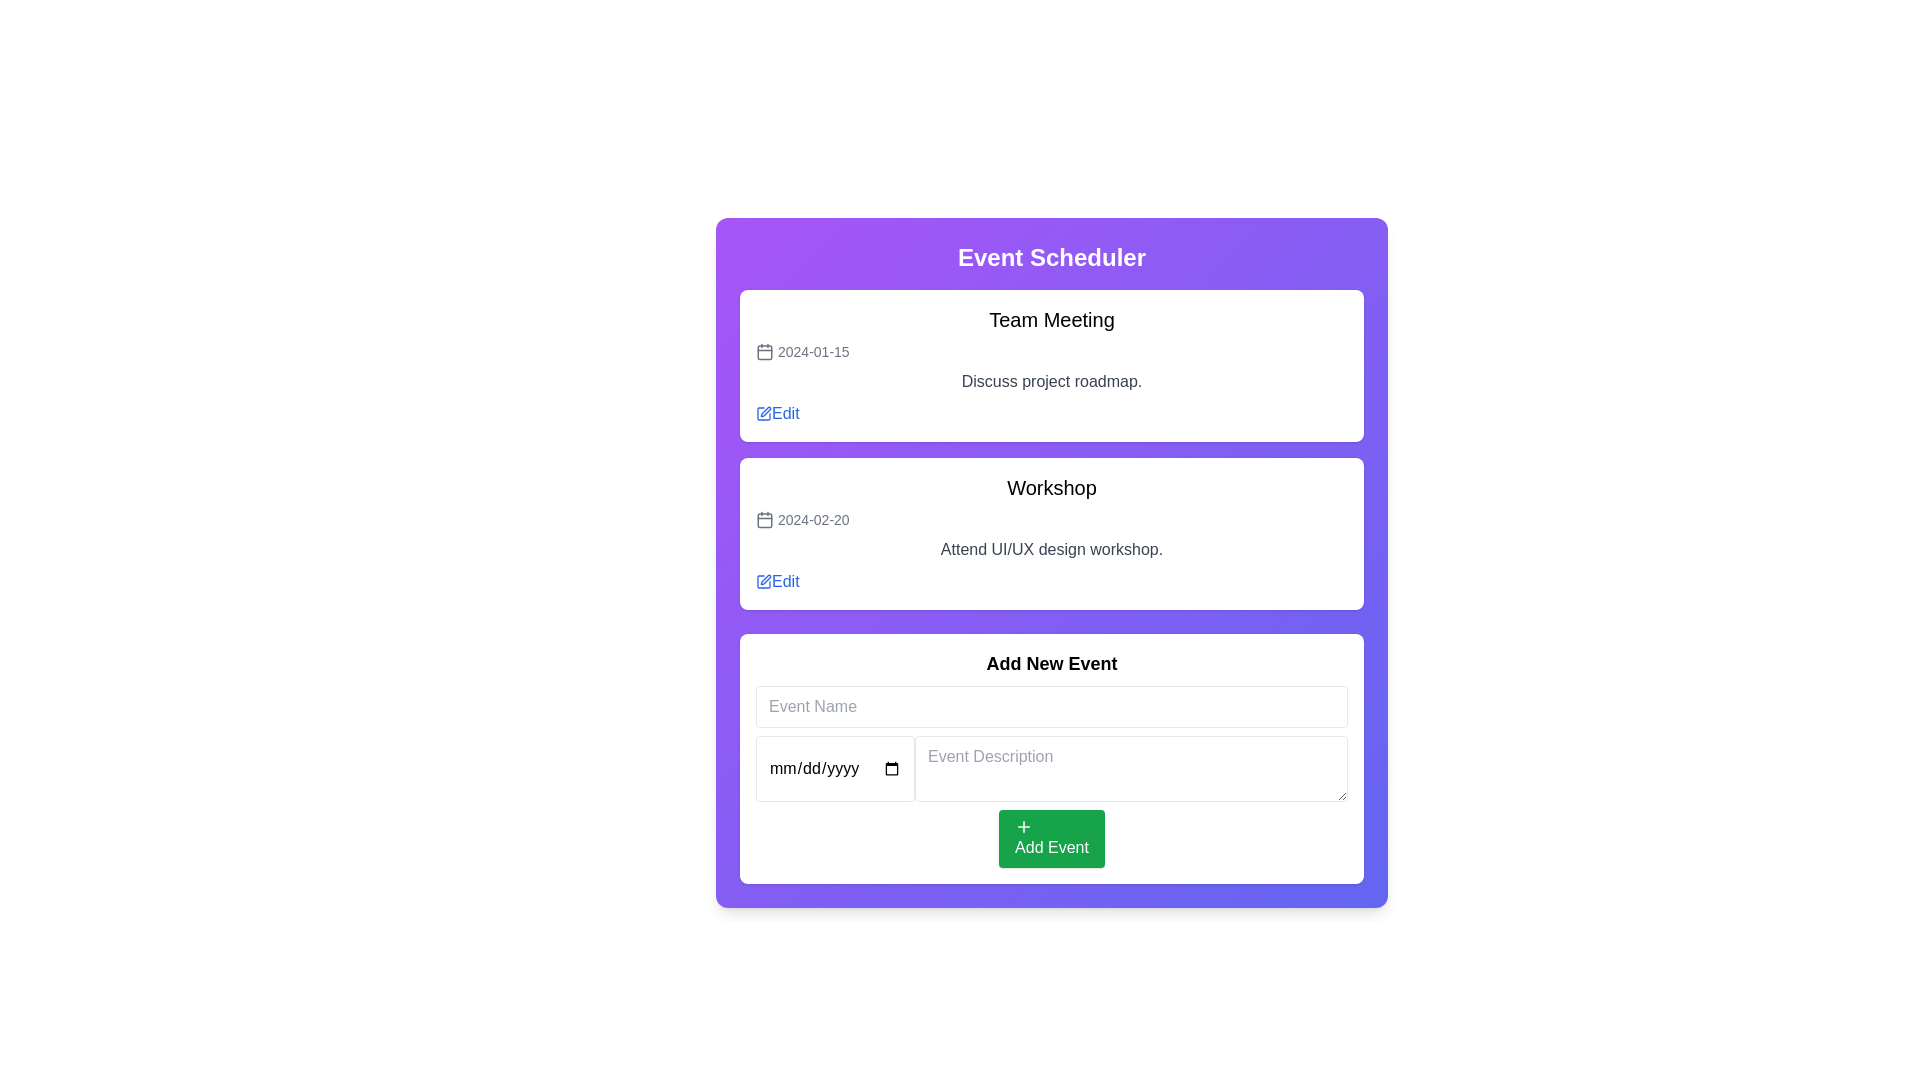 The width and height of the screenshot is (1920, 1080). Describe the element at coordinates (1050, 257) in the screenshot. I see `the header text displaying 'Event Scheduler' which is large, bold, and white-colored, located at the top of the card-like layout` at that location.